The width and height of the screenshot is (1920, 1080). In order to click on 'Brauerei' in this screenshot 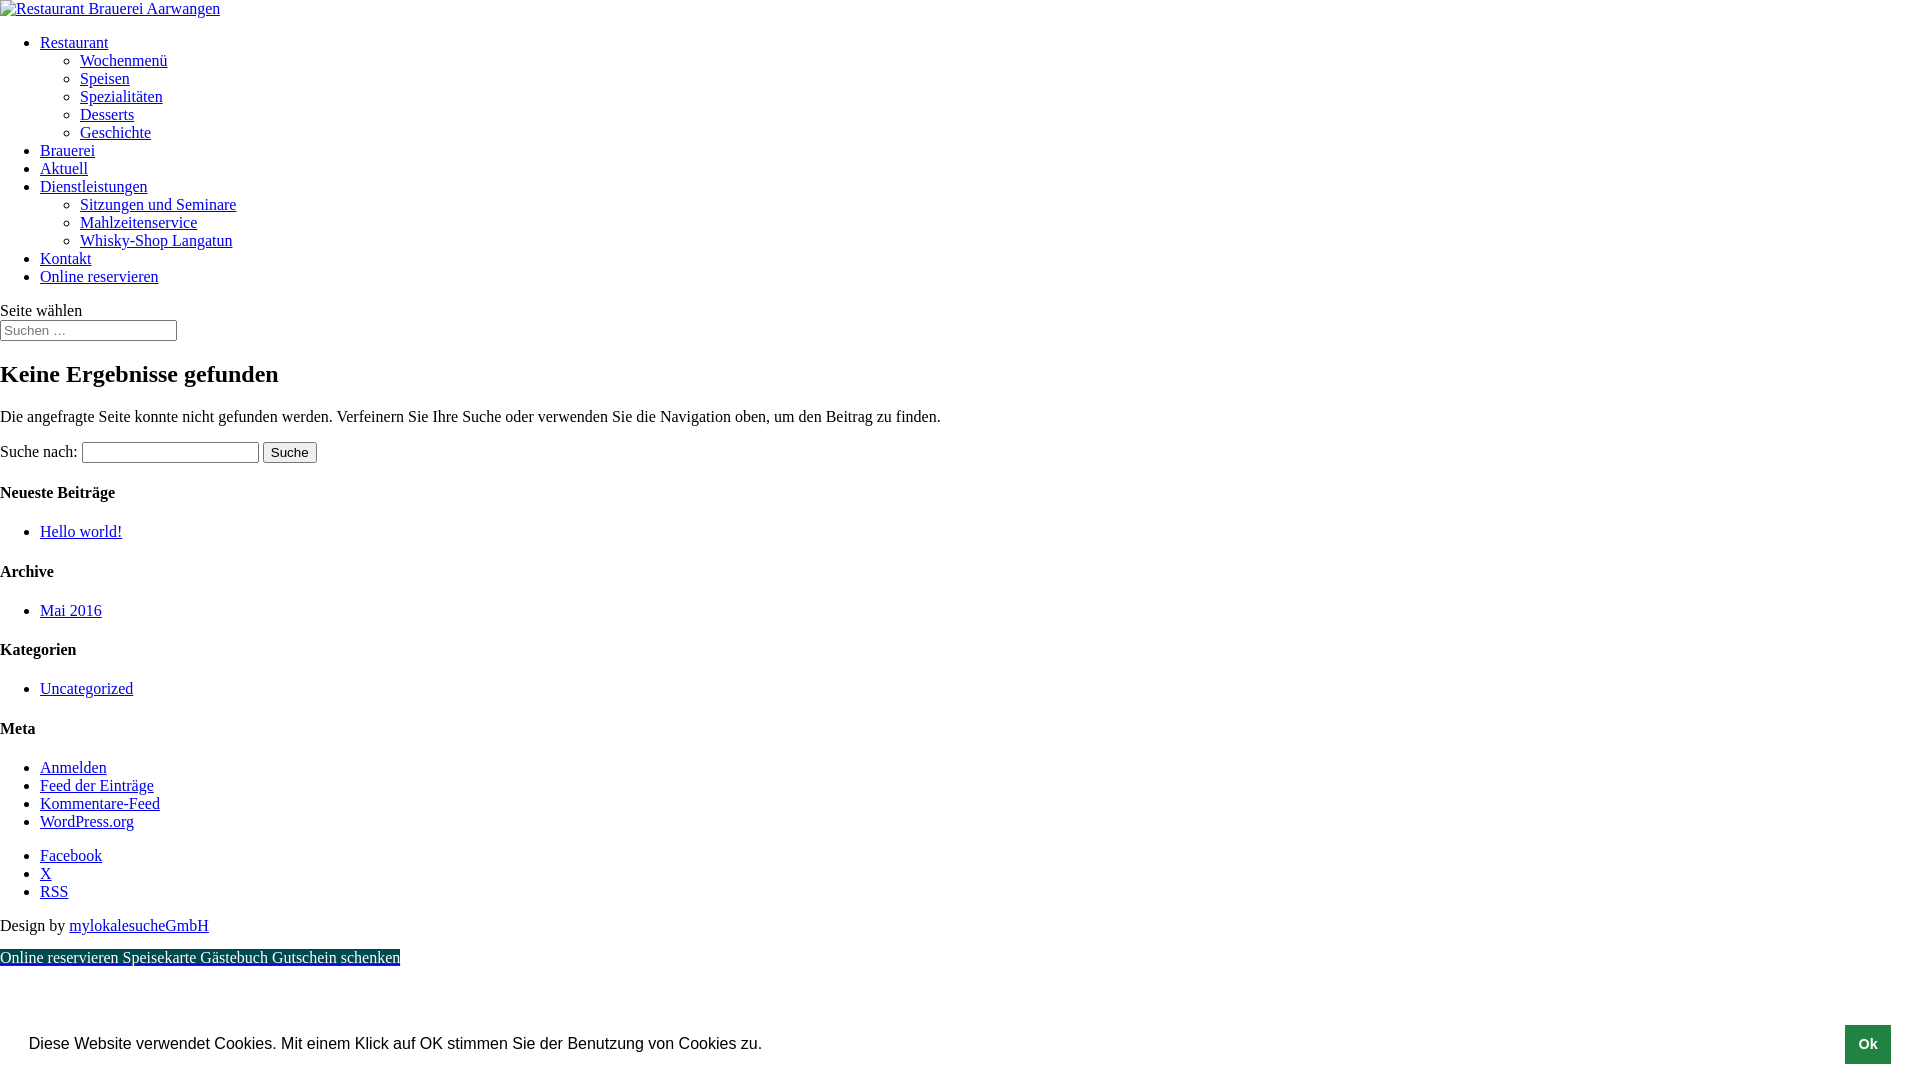, I will do `click(67, 149)`.